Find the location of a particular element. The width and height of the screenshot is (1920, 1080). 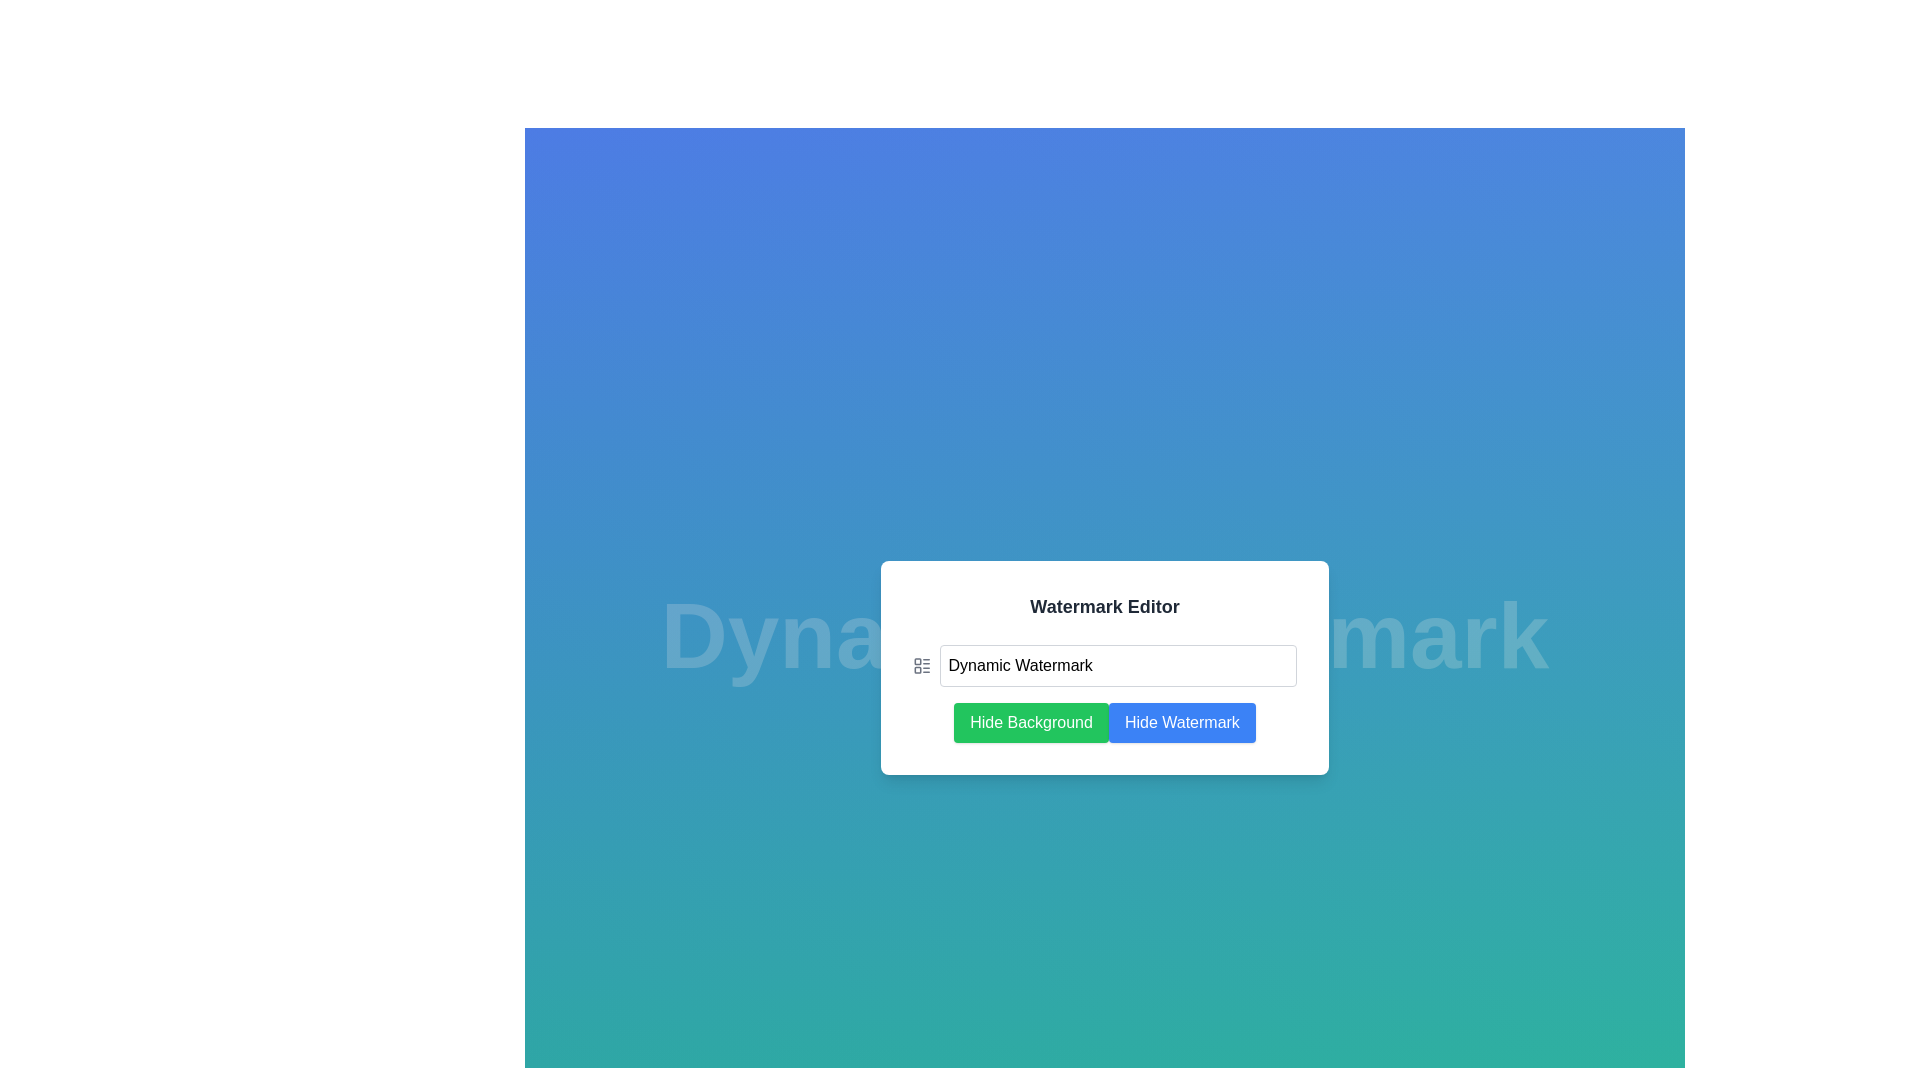

the layout management icon located to the left of the 'Dynamic Watermark' text input field is located at coordinates (921, 666).